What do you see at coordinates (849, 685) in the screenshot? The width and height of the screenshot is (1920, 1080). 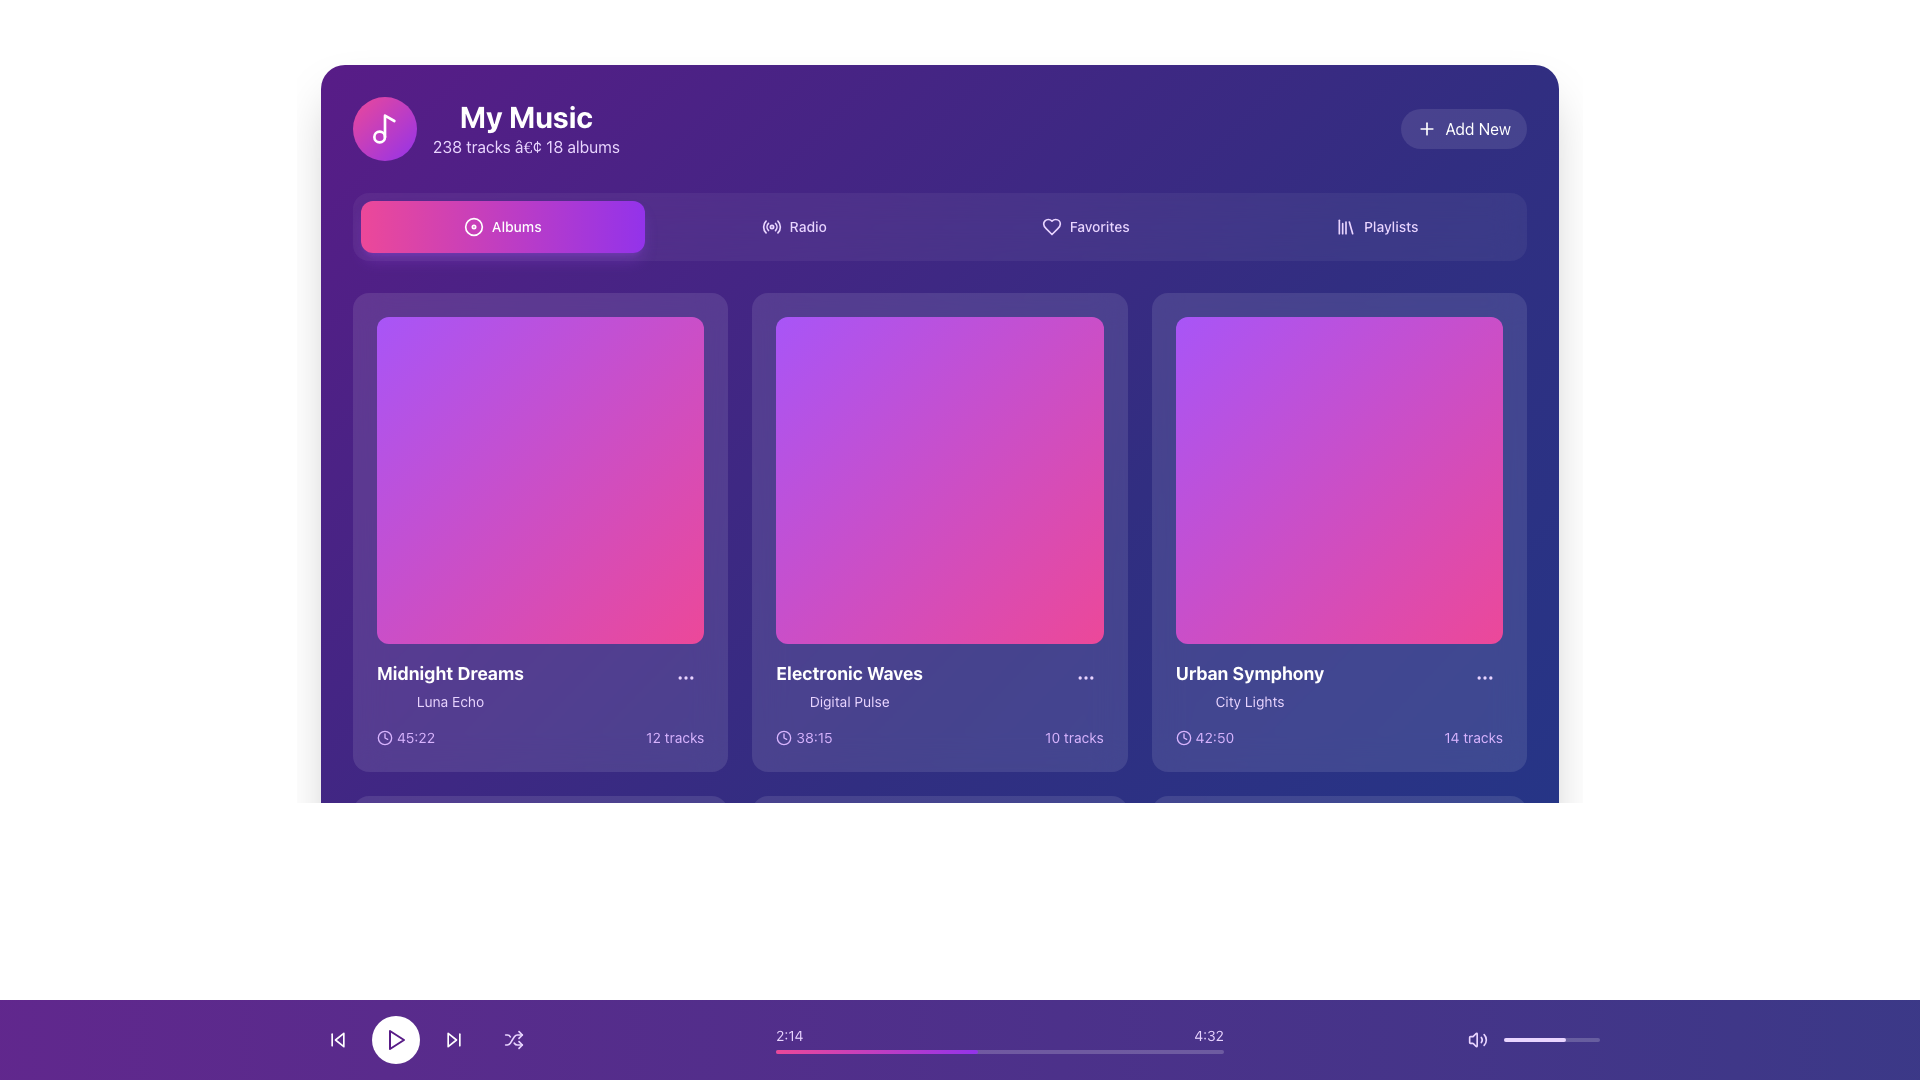 I see `text details of the Text Label displaying 'Electronic Waves' and 'Digital Pulse' which is the second card in the album grid layout` at bounding box center [849, 685].